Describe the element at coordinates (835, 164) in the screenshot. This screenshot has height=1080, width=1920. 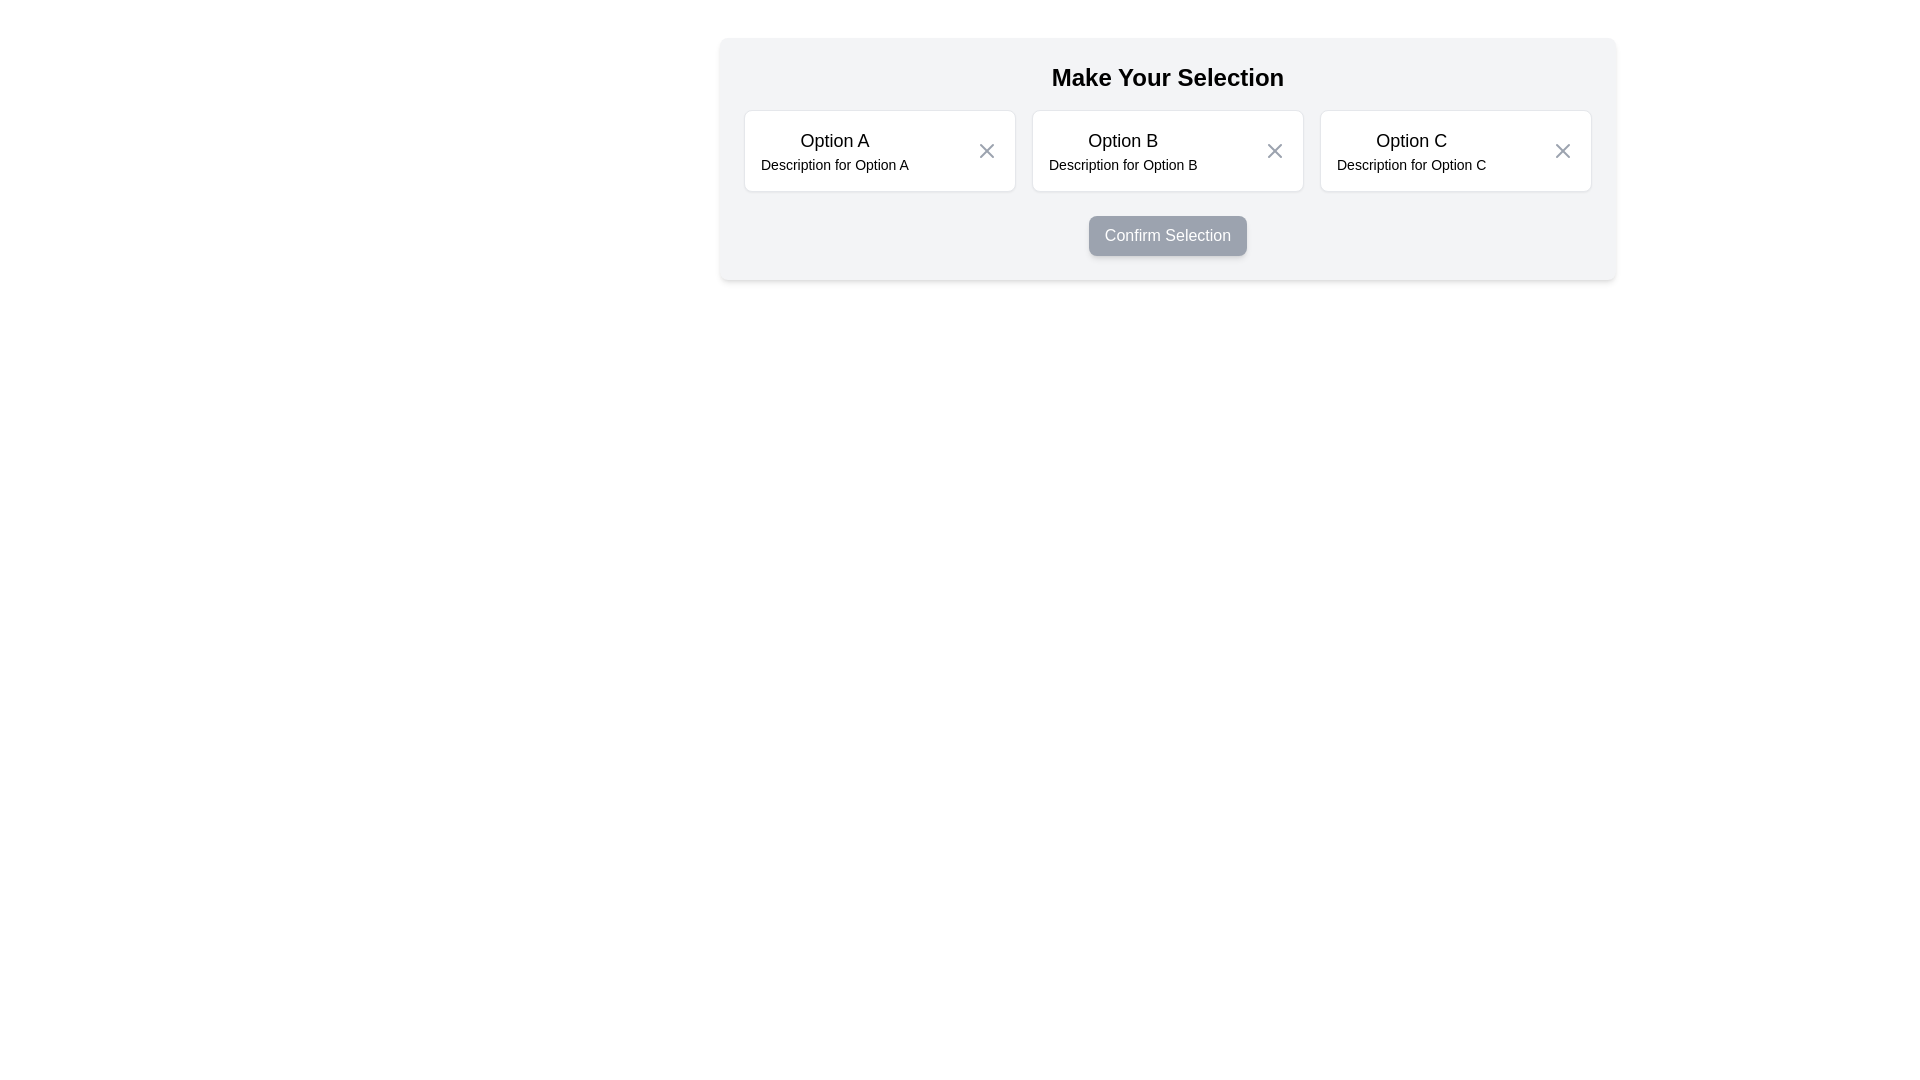
I see `the Text Label that displays additional descriptive information about 'Option A', located immediately below the text 'Option A' in the leftmost selection box` at that location.